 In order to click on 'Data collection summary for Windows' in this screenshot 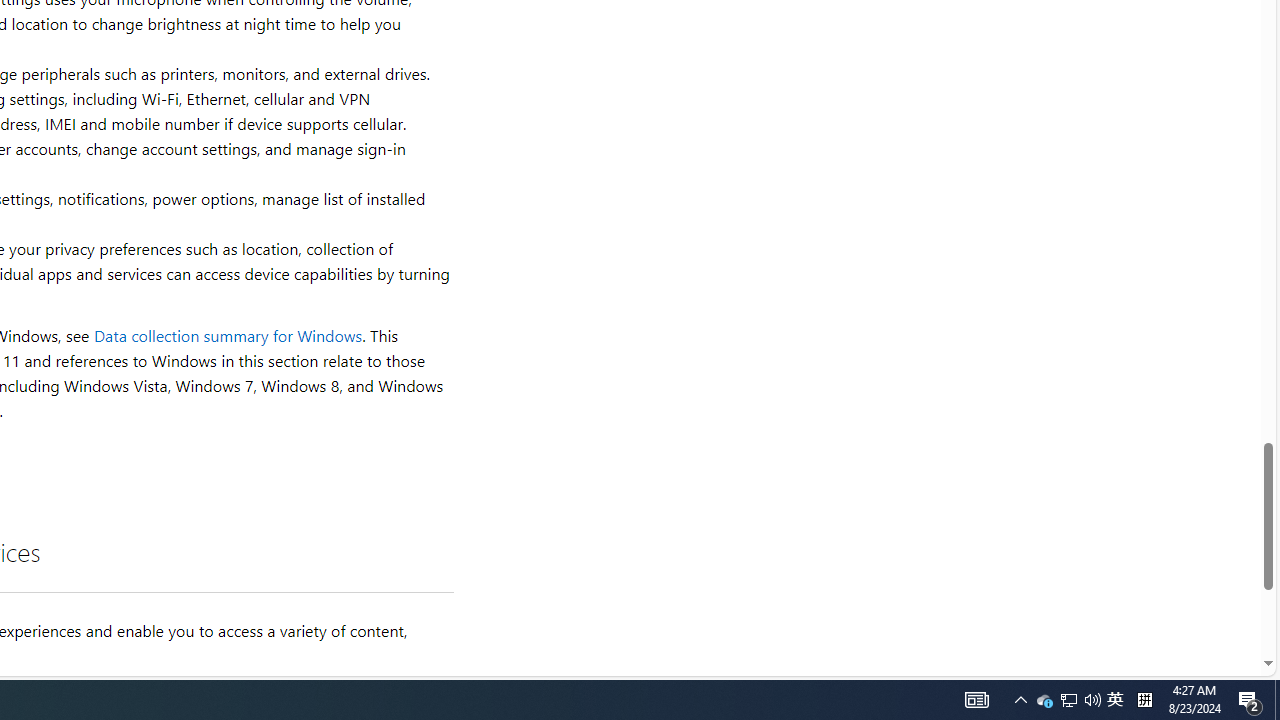, I will do `click(228, 334)`.